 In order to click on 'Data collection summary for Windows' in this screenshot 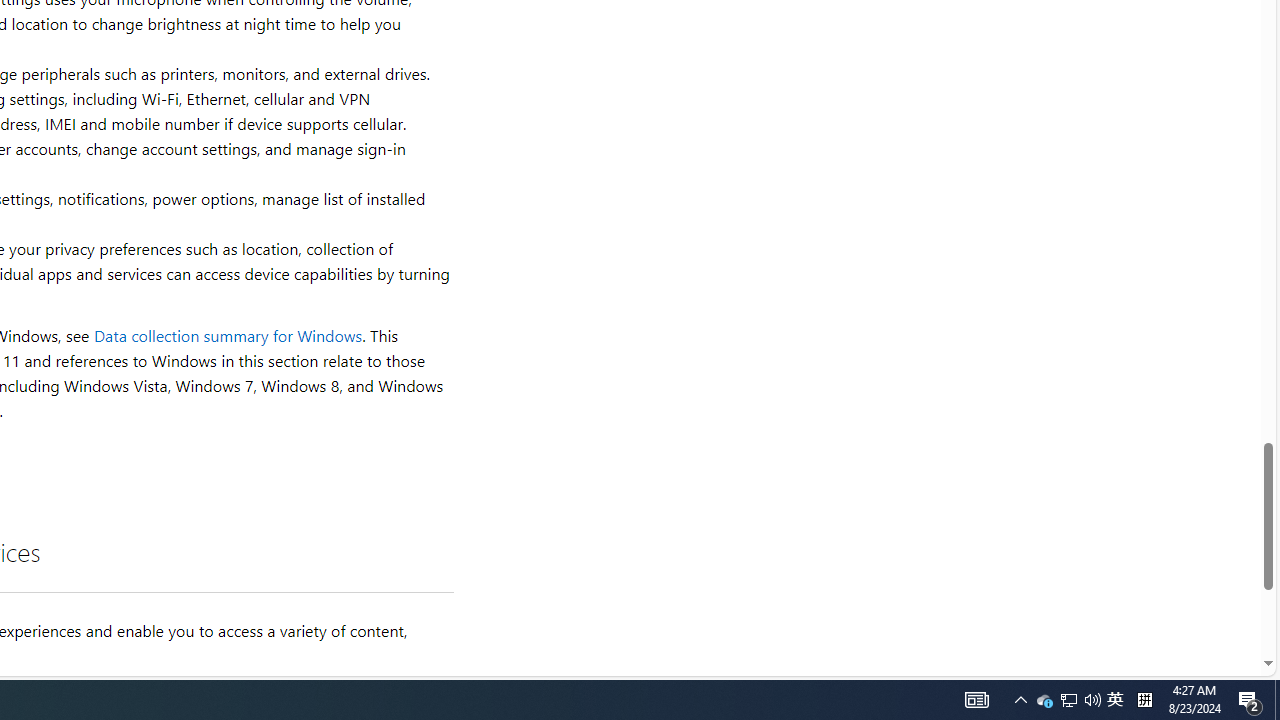, I will do `click(228, 334)`.